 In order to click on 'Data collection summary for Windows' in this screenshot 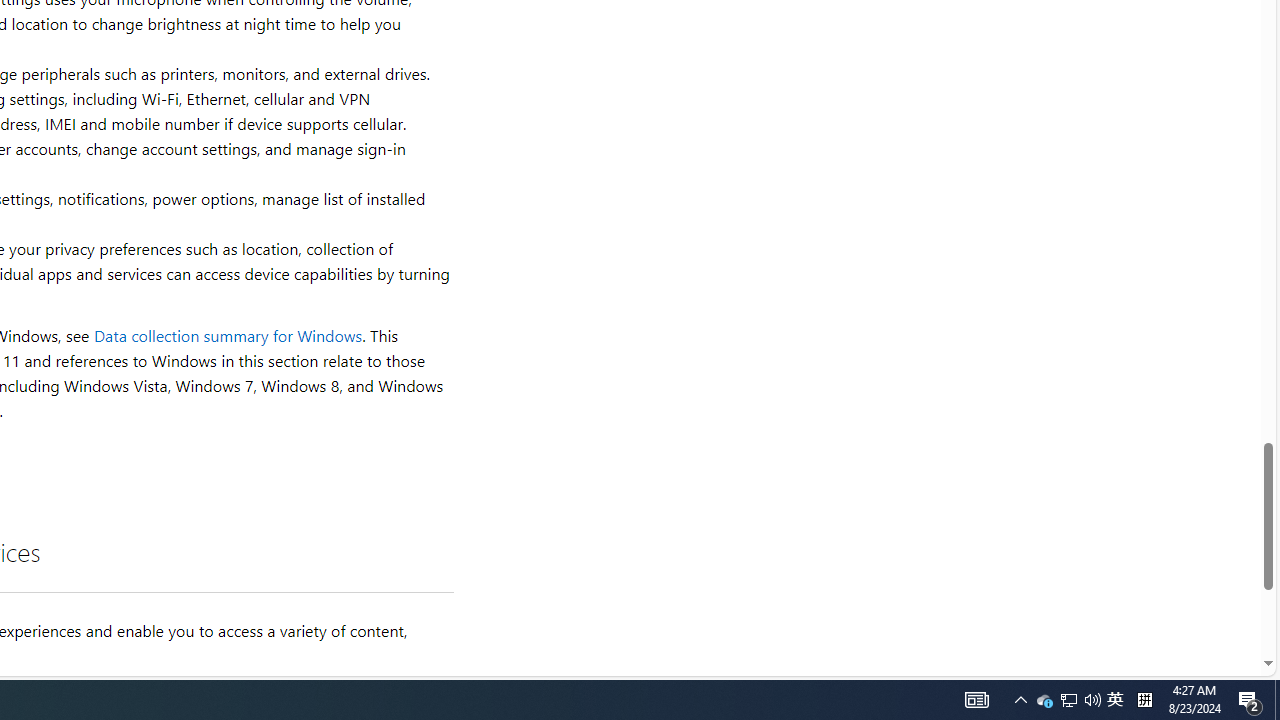, I will do `click(228, 334)`.